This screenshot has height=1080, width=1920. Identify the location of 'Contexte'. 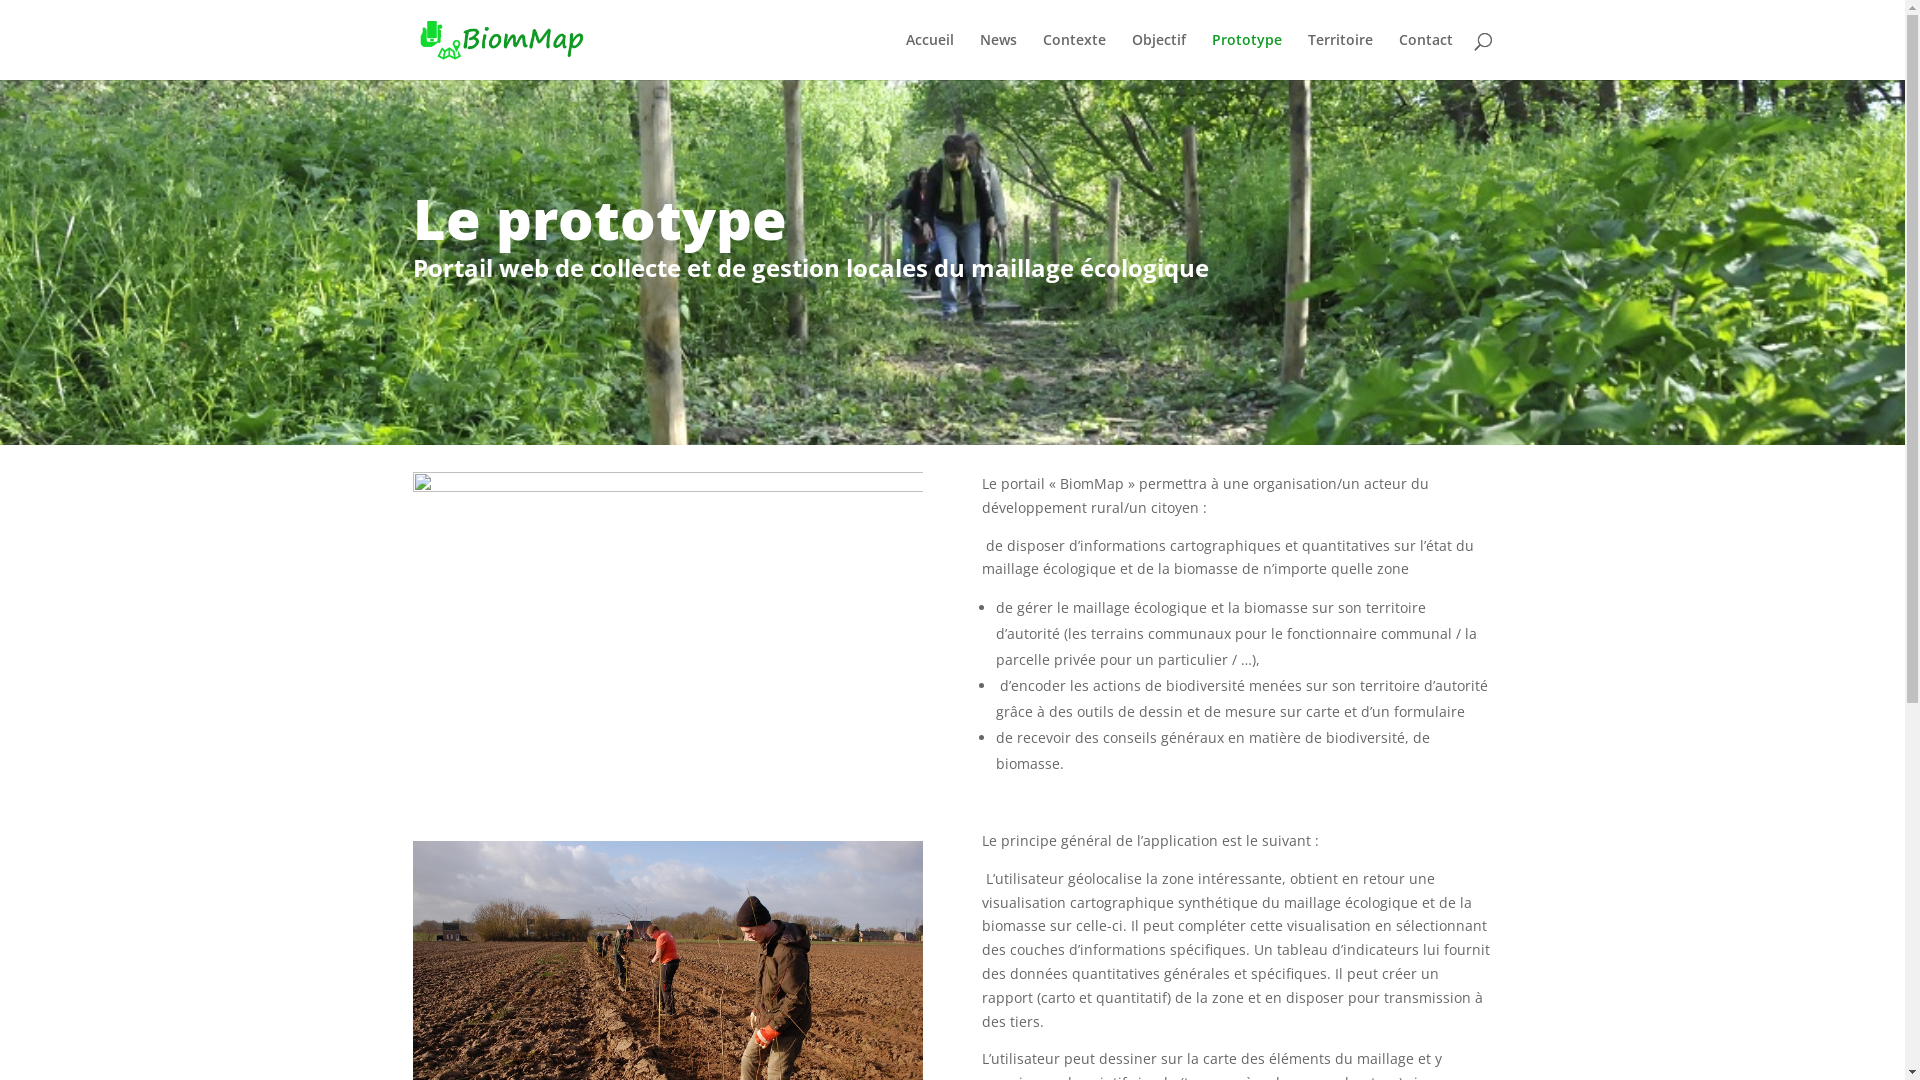
(1040, 55).